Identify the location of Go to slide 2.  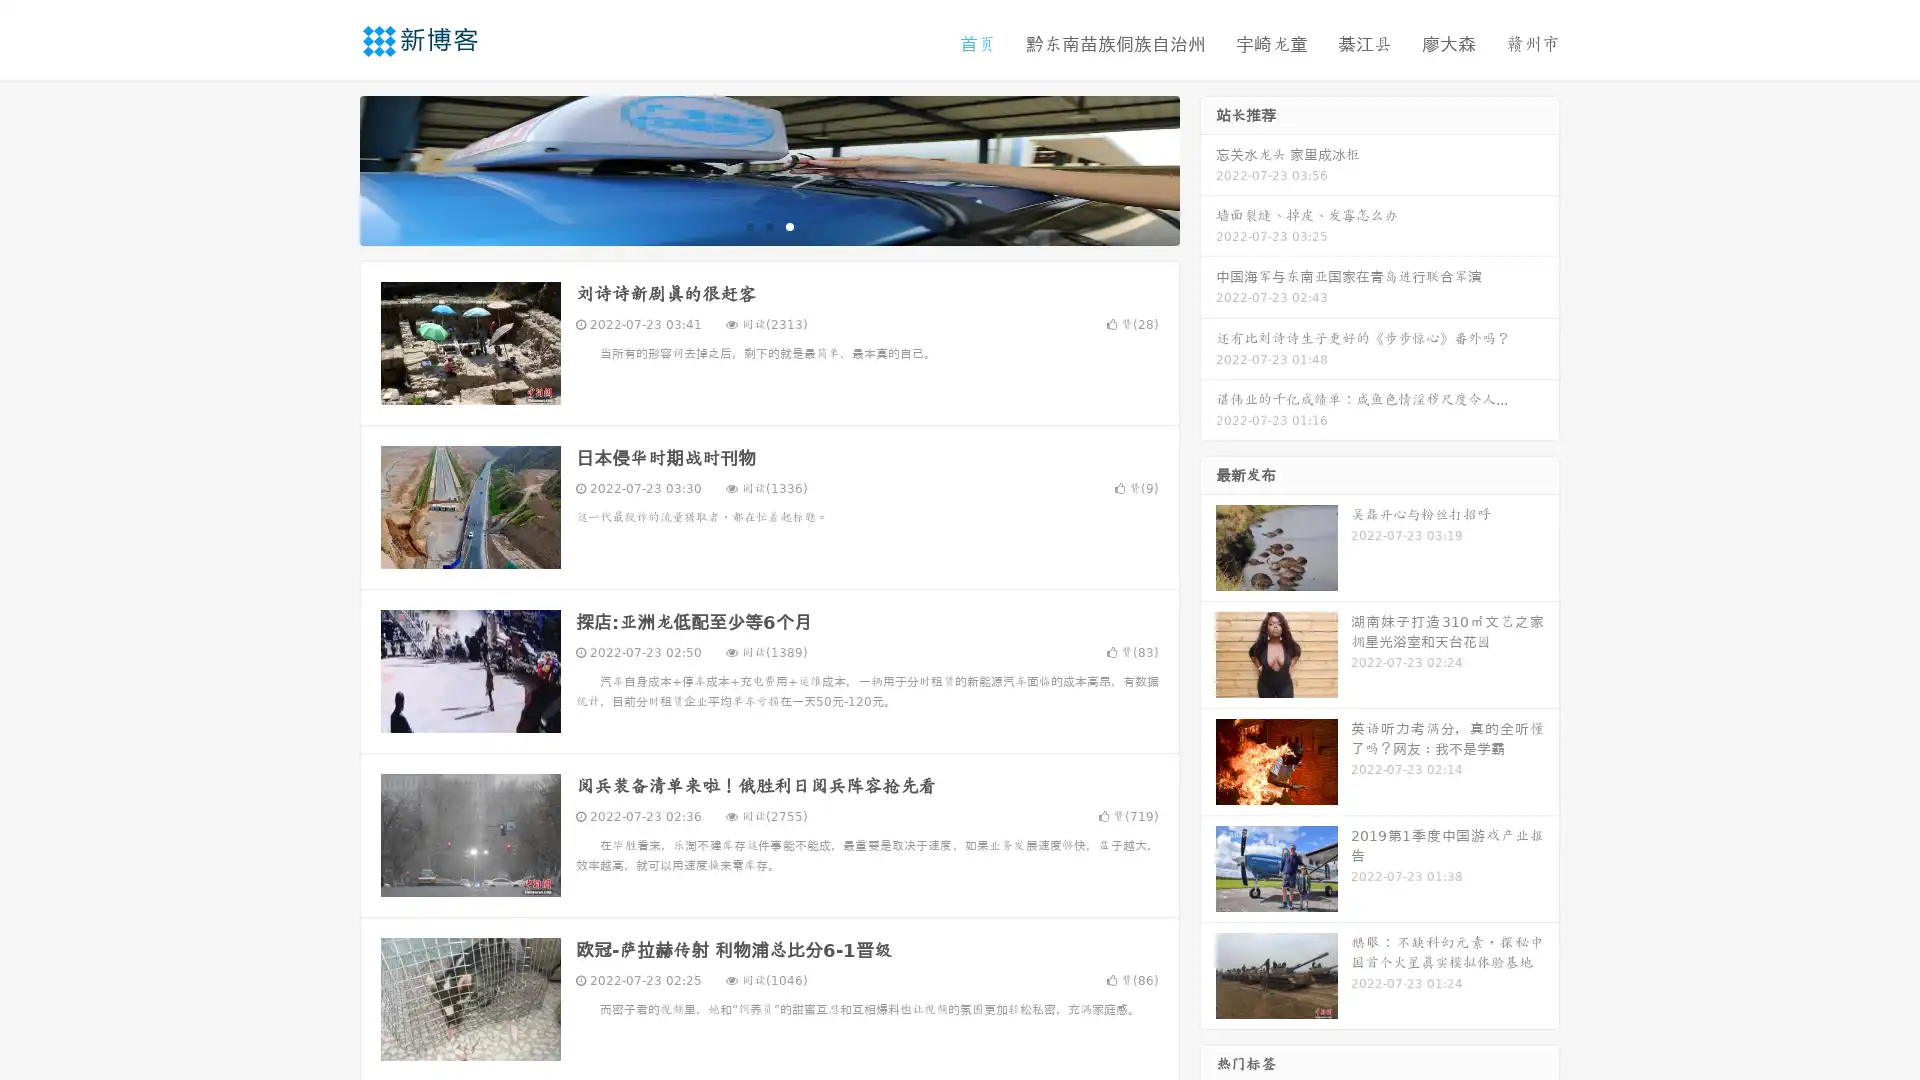
(768, 225).